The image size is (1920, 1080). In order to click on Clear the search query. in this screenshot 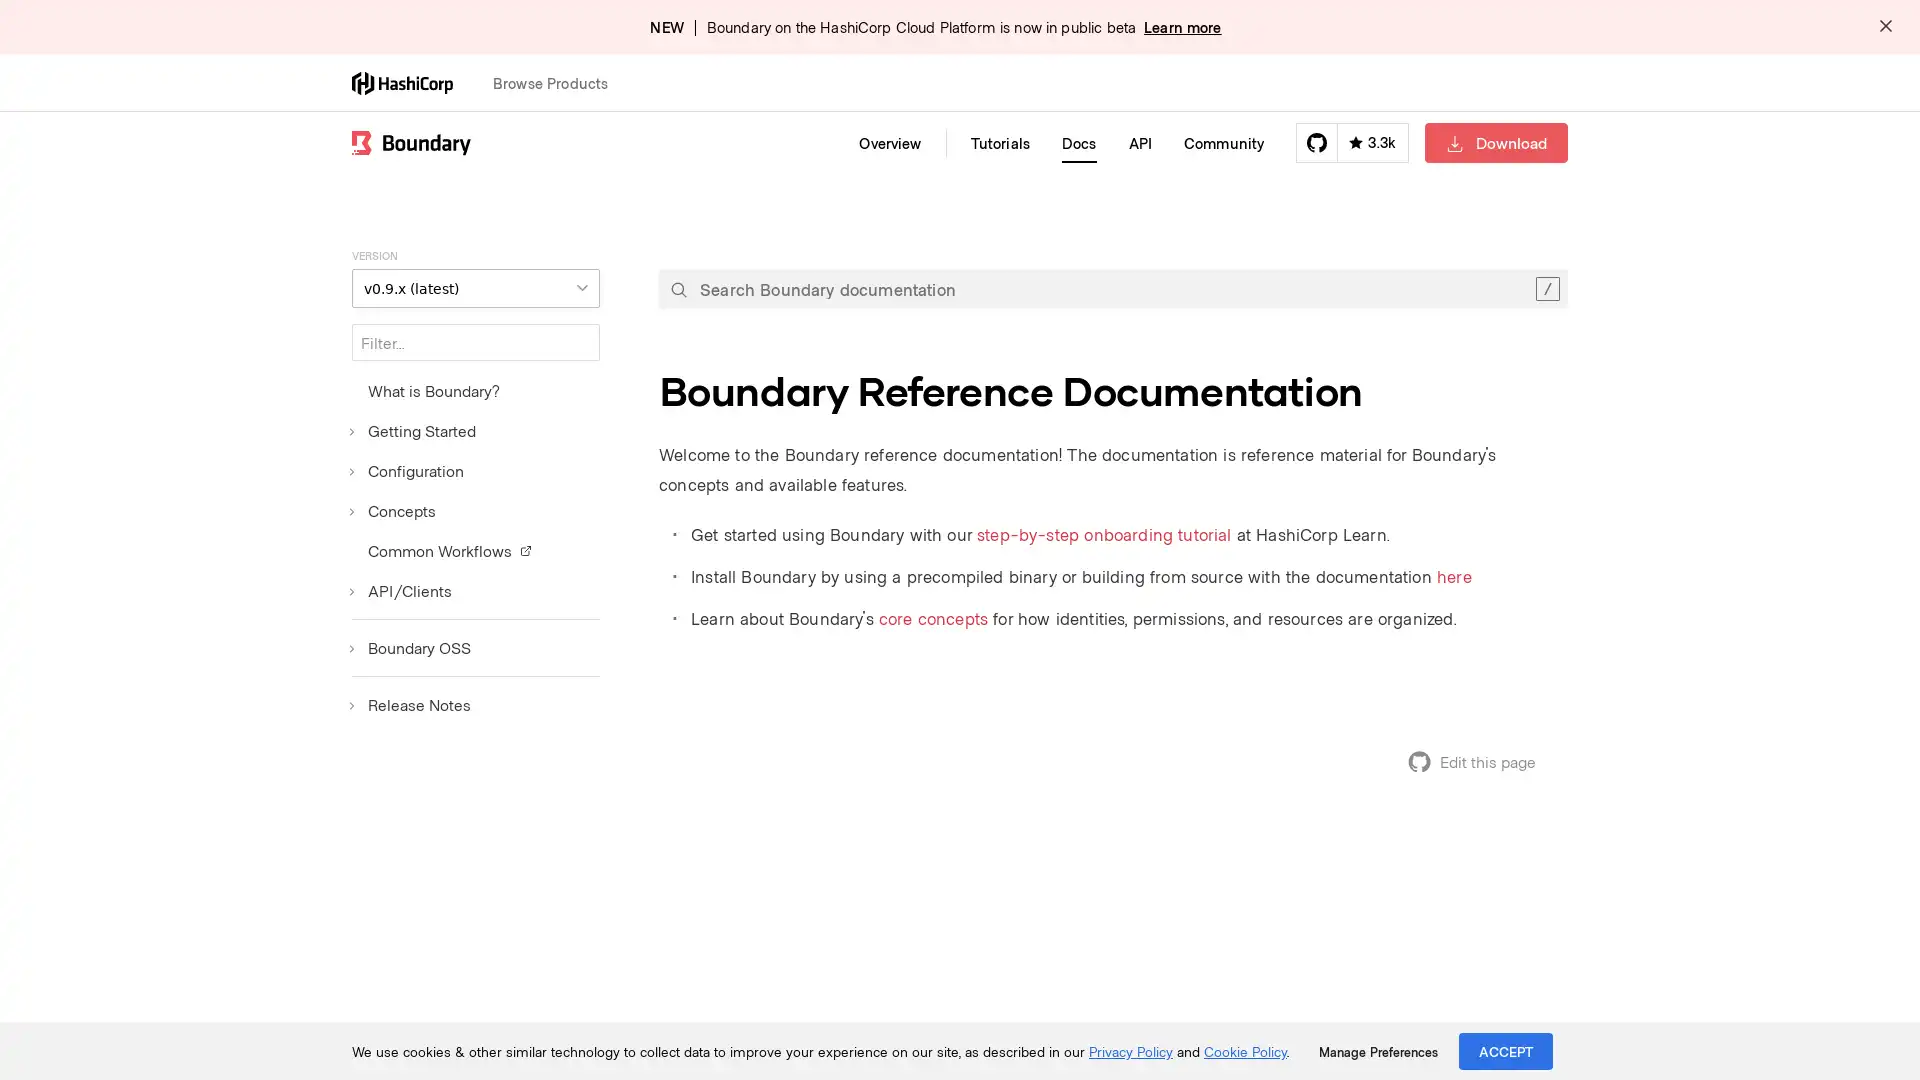, I will do `click(1546, 289)`.